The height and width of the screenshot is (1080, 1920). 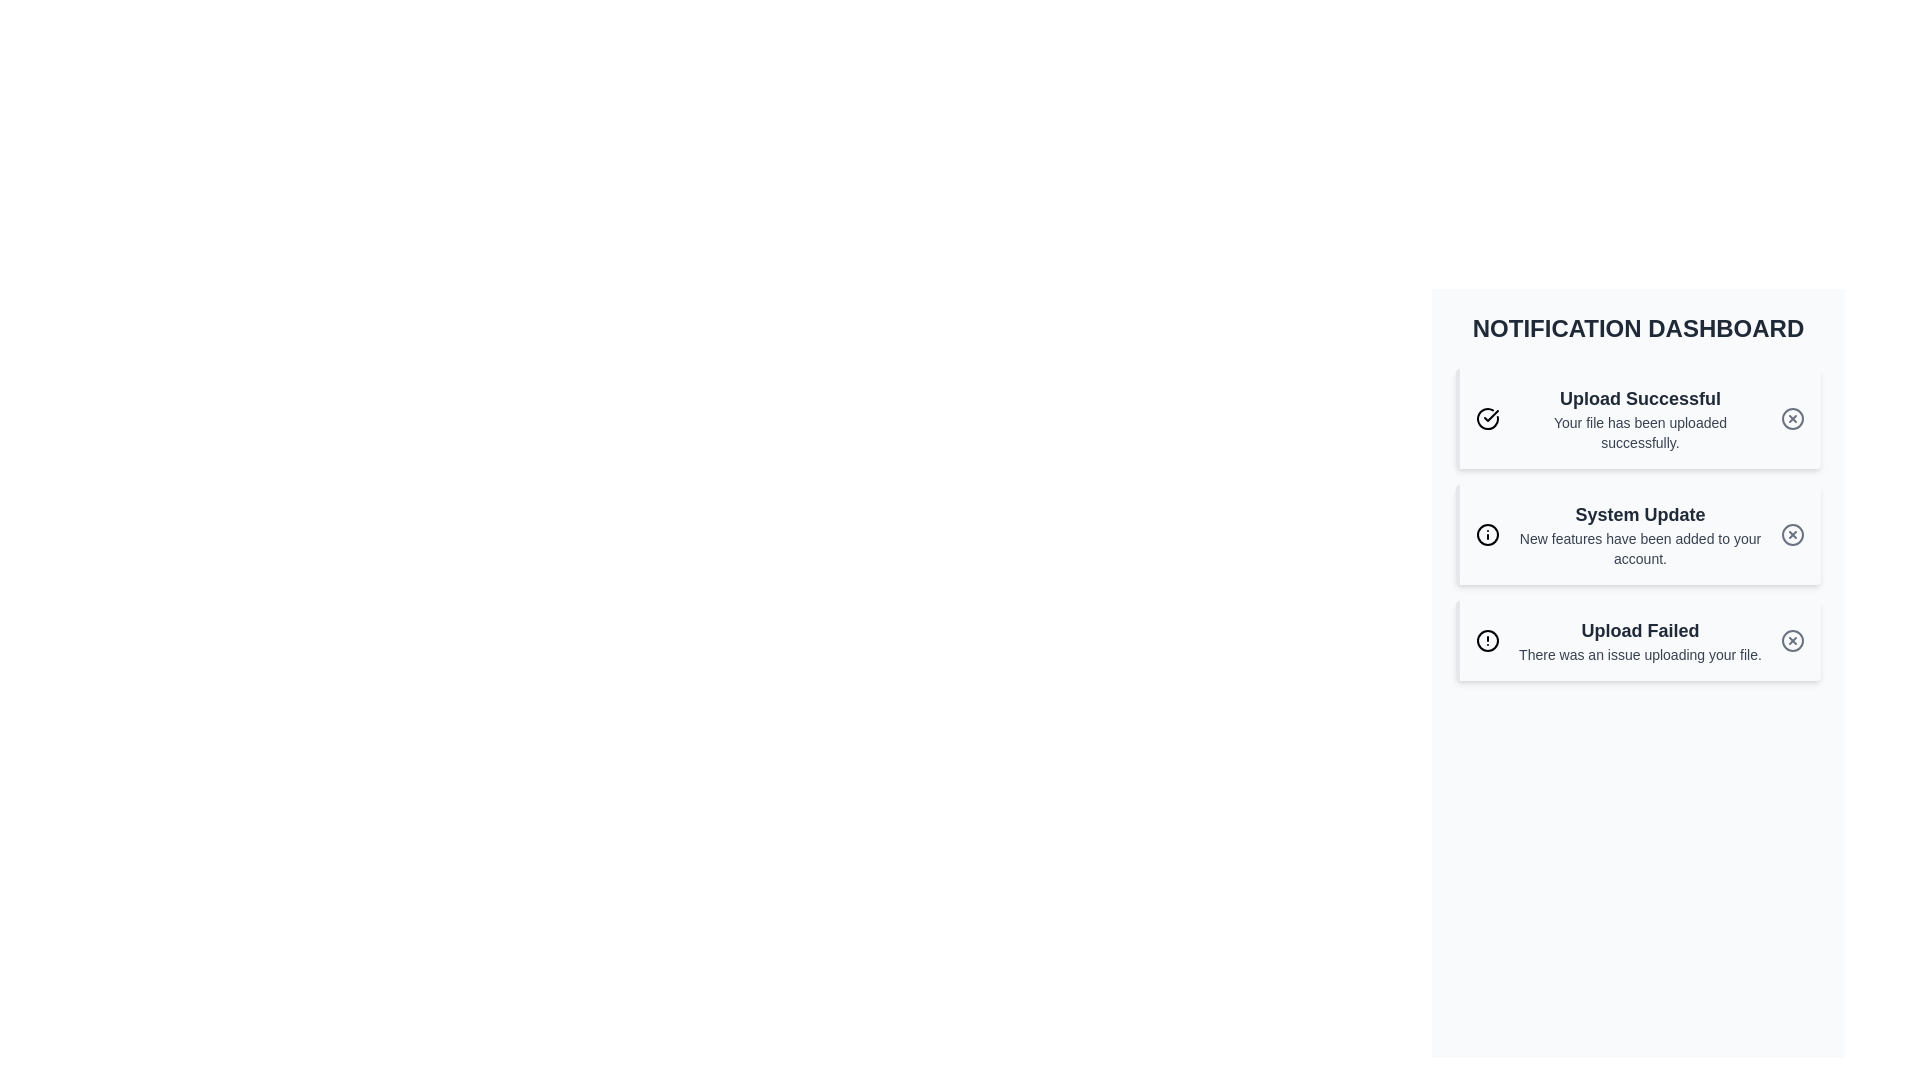 What do you see at coordinates (1640, 655) in the screenshot?
I see `the explanatory message text element located below the 'Upload Failed' heading in the notification panel` at bounding box center [1640, 655].